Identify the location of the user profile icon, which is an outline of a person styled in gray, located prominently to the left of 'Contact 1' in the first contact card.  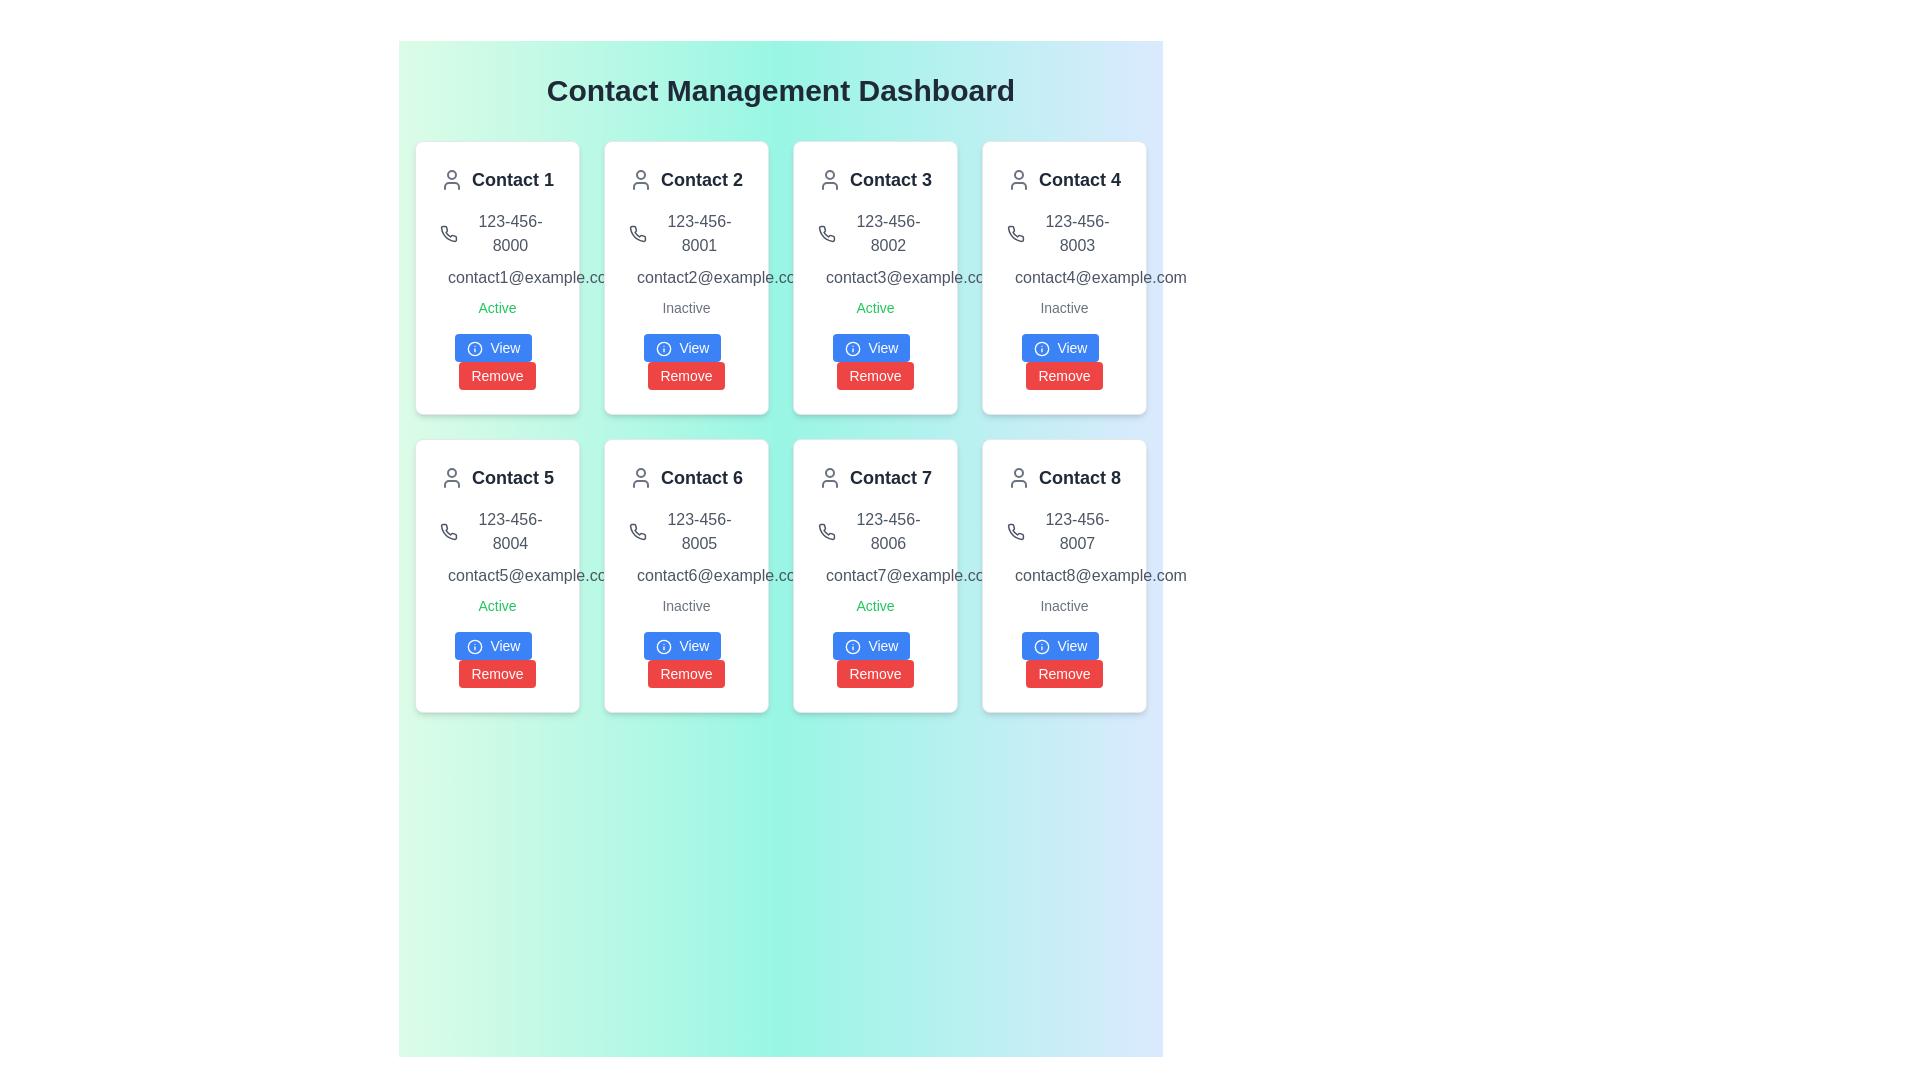
(450, 180).